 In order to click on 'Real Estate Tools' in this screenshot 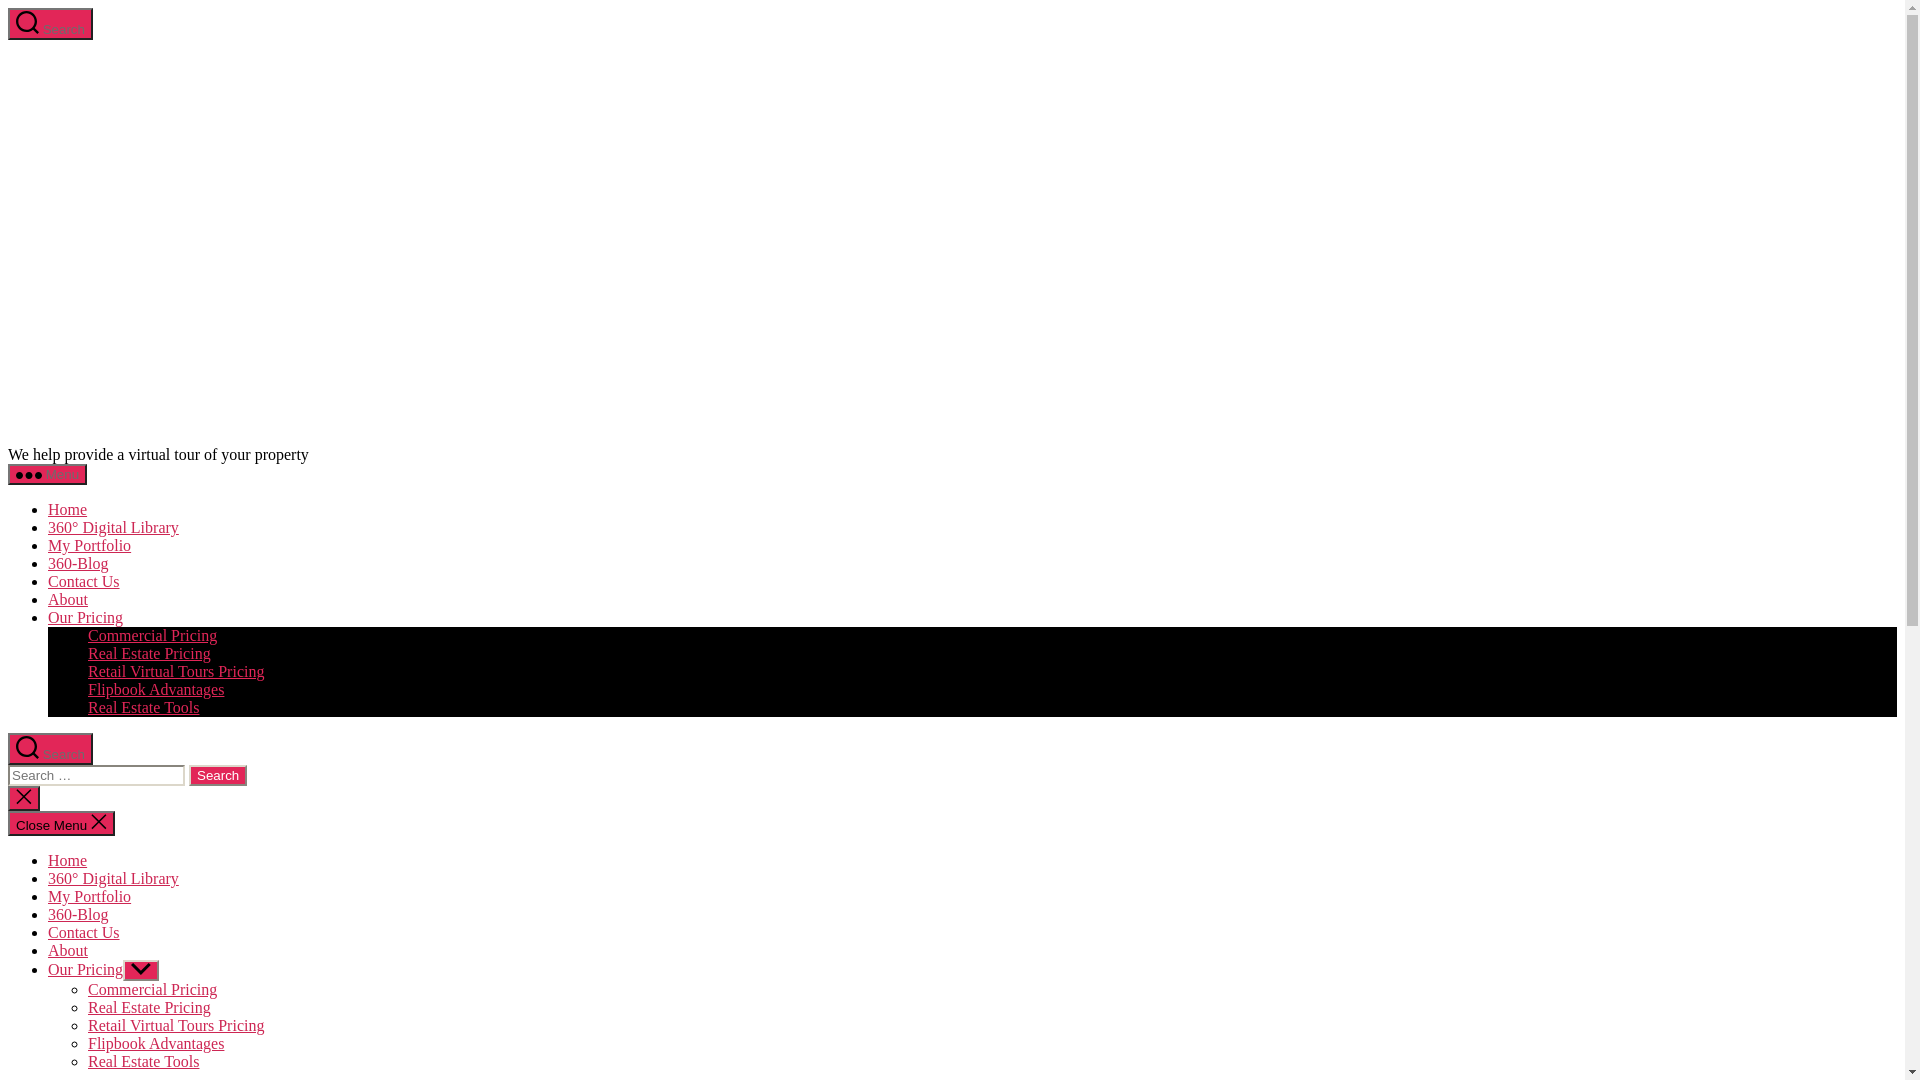, I will do `click(86, 706)`.